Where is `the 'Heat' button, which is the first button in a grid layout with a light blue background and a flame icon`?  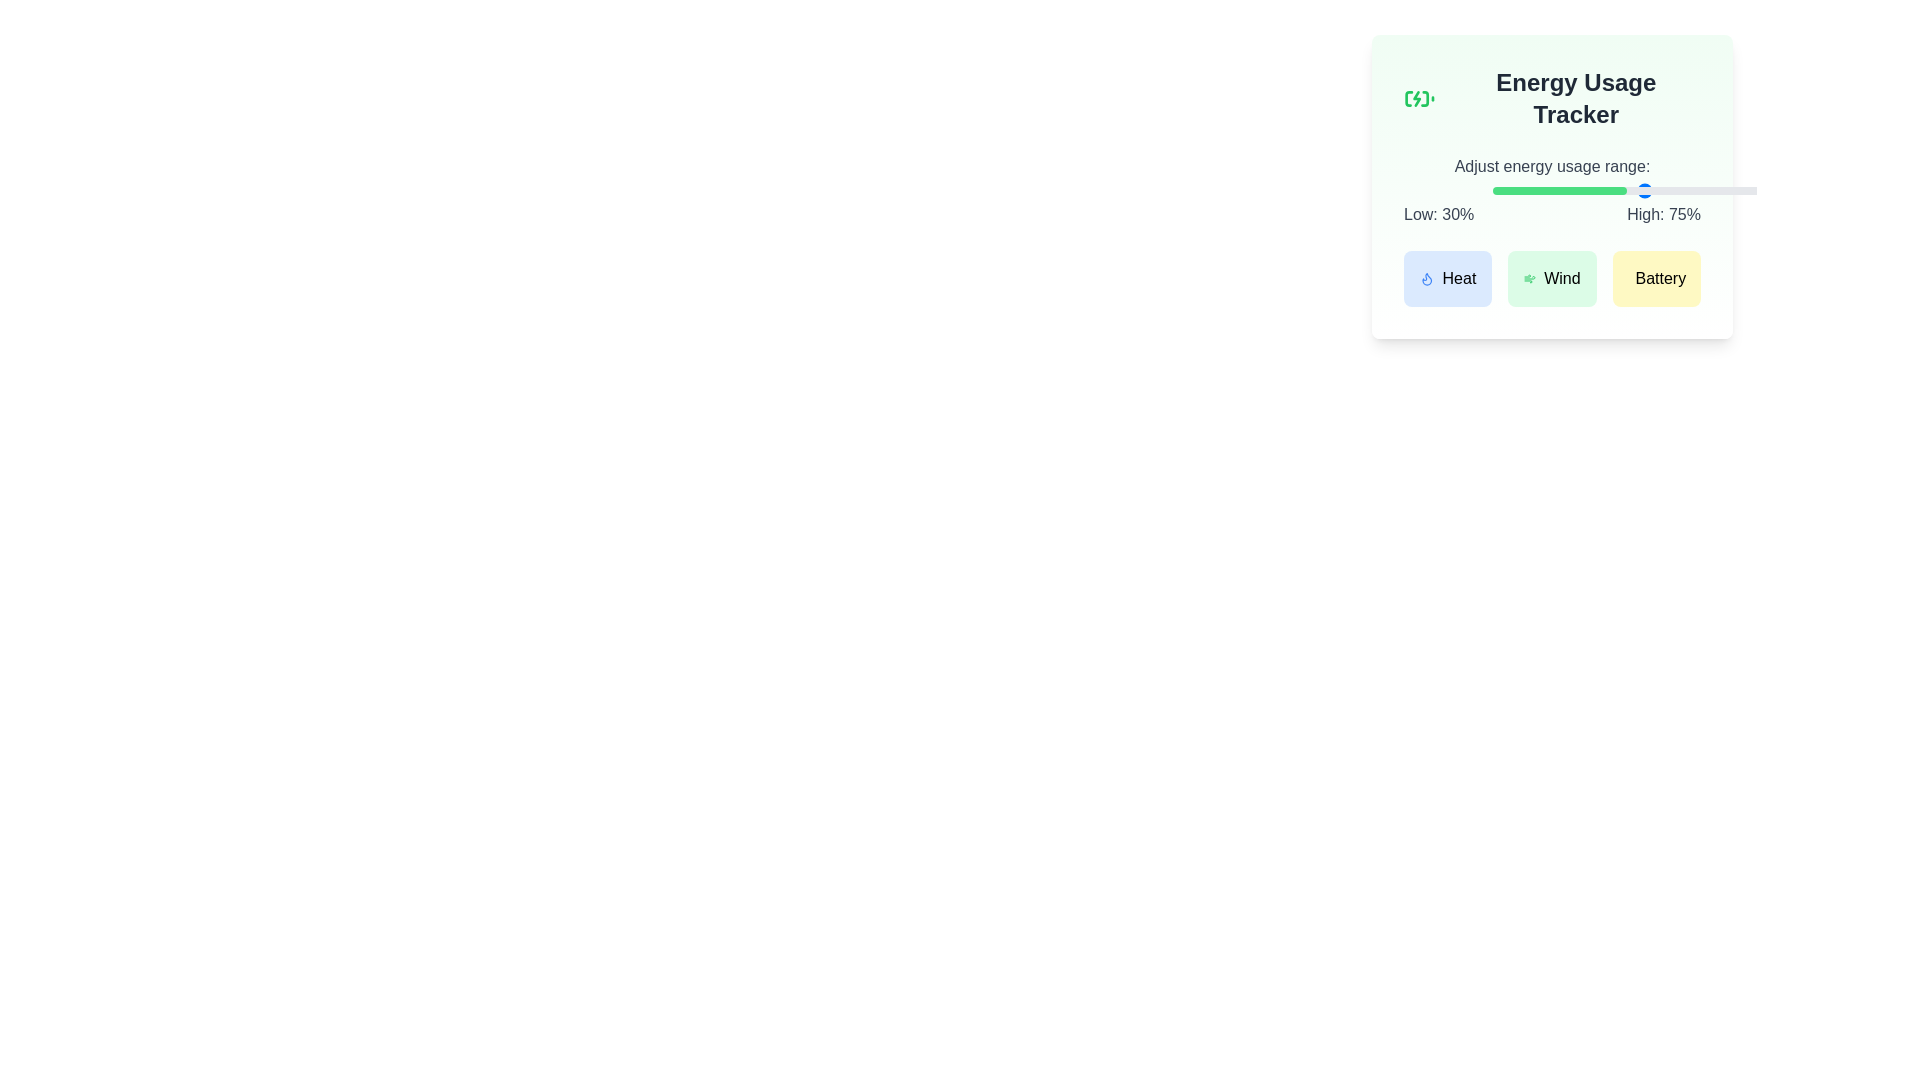
the 'Heat' button, which is the first button in a grid layout with a light blue background and a flame icon is located at coordinates (1448, 278).